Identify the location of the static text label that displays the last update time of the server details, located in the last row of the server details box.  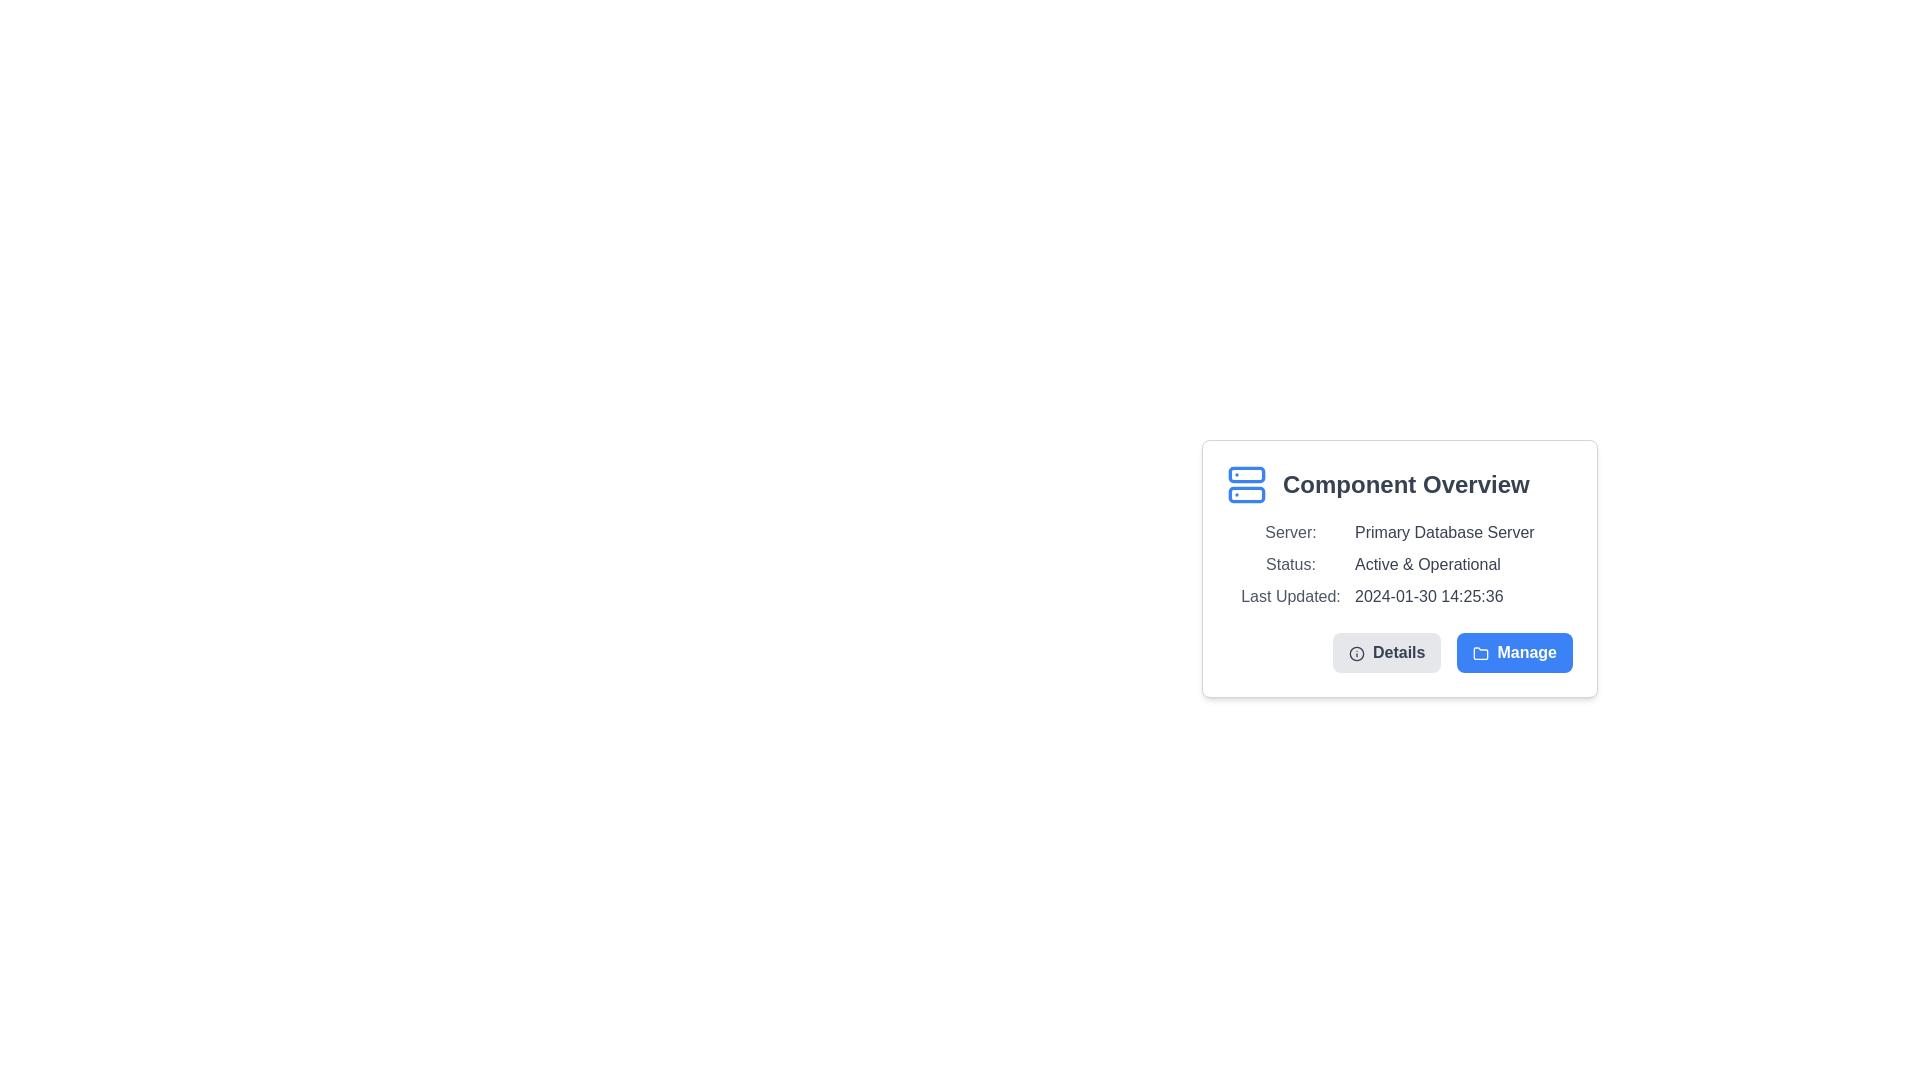
(1399, 596).